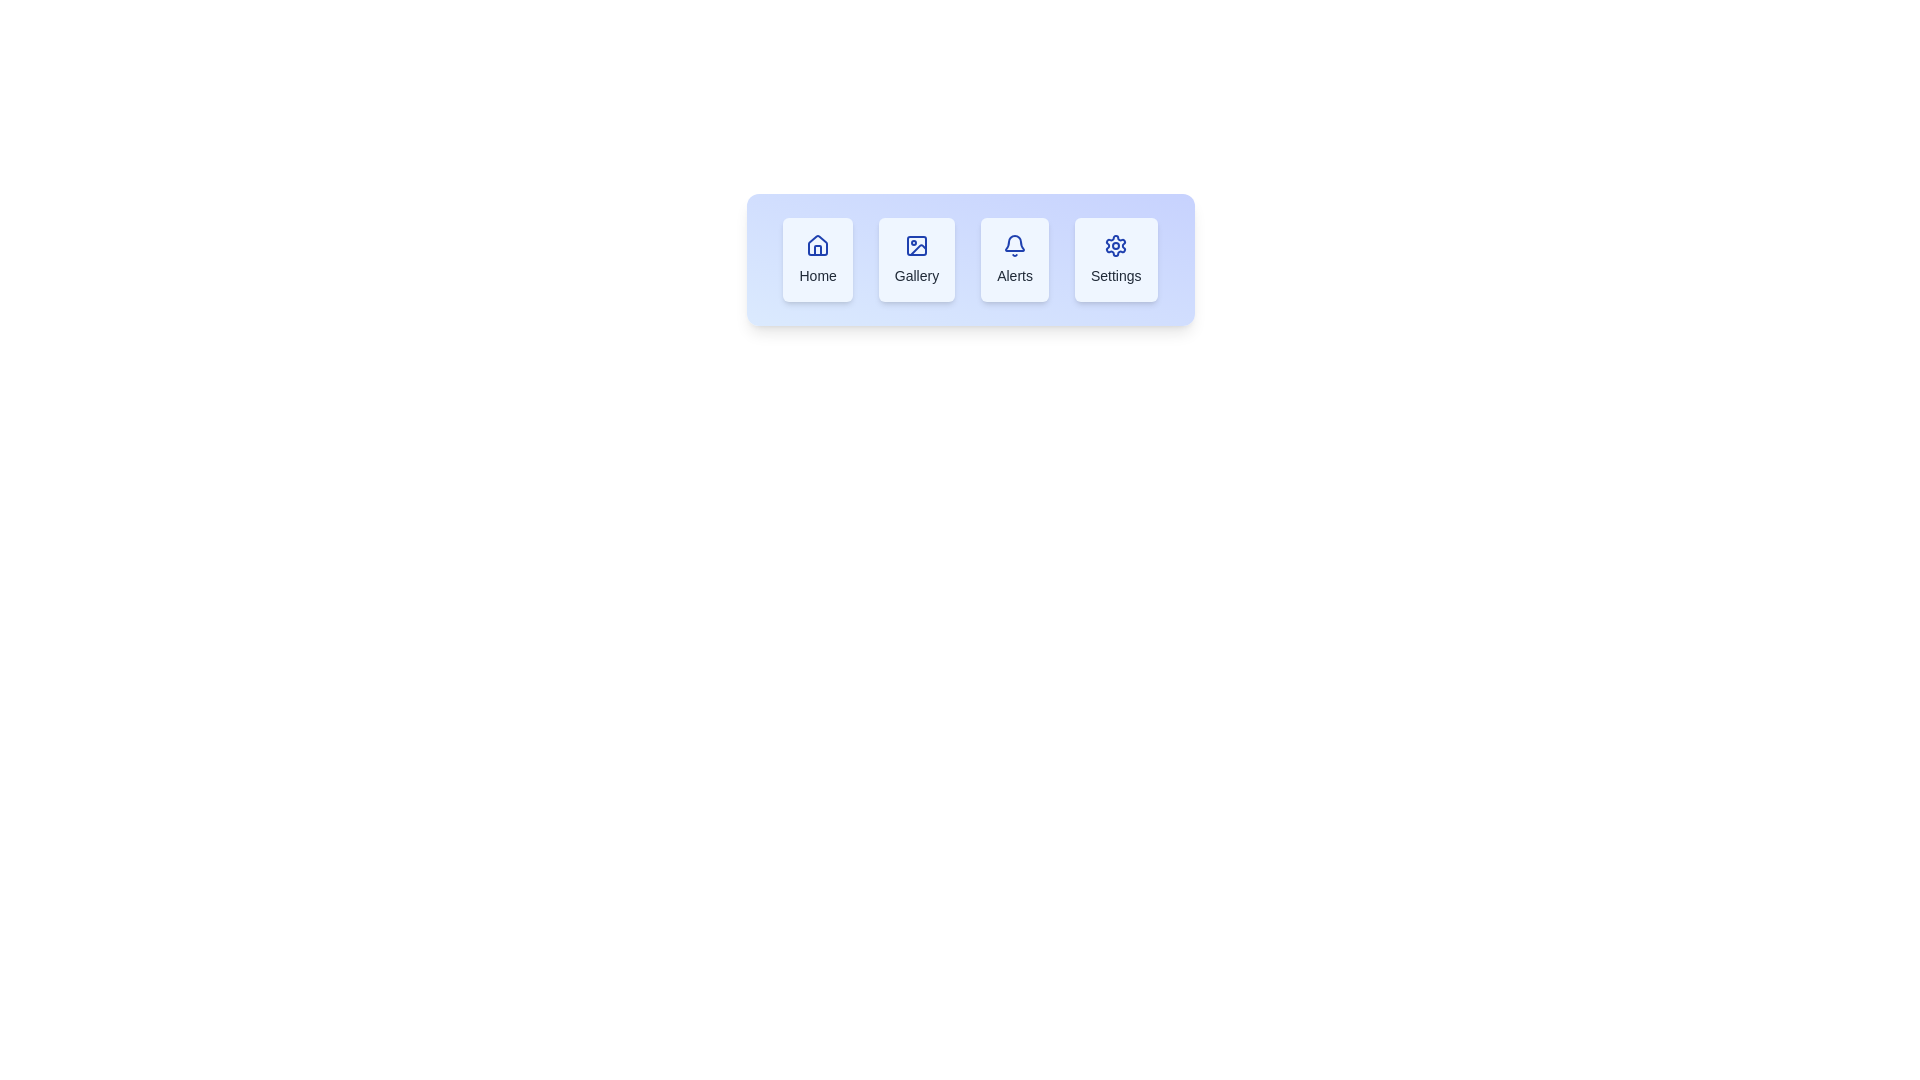 The width and height of the screenshot is (1920, 1080). I want to click on the bell icon above the 'Alerts' text within the 'Alerts' button, so click(1015, 245).